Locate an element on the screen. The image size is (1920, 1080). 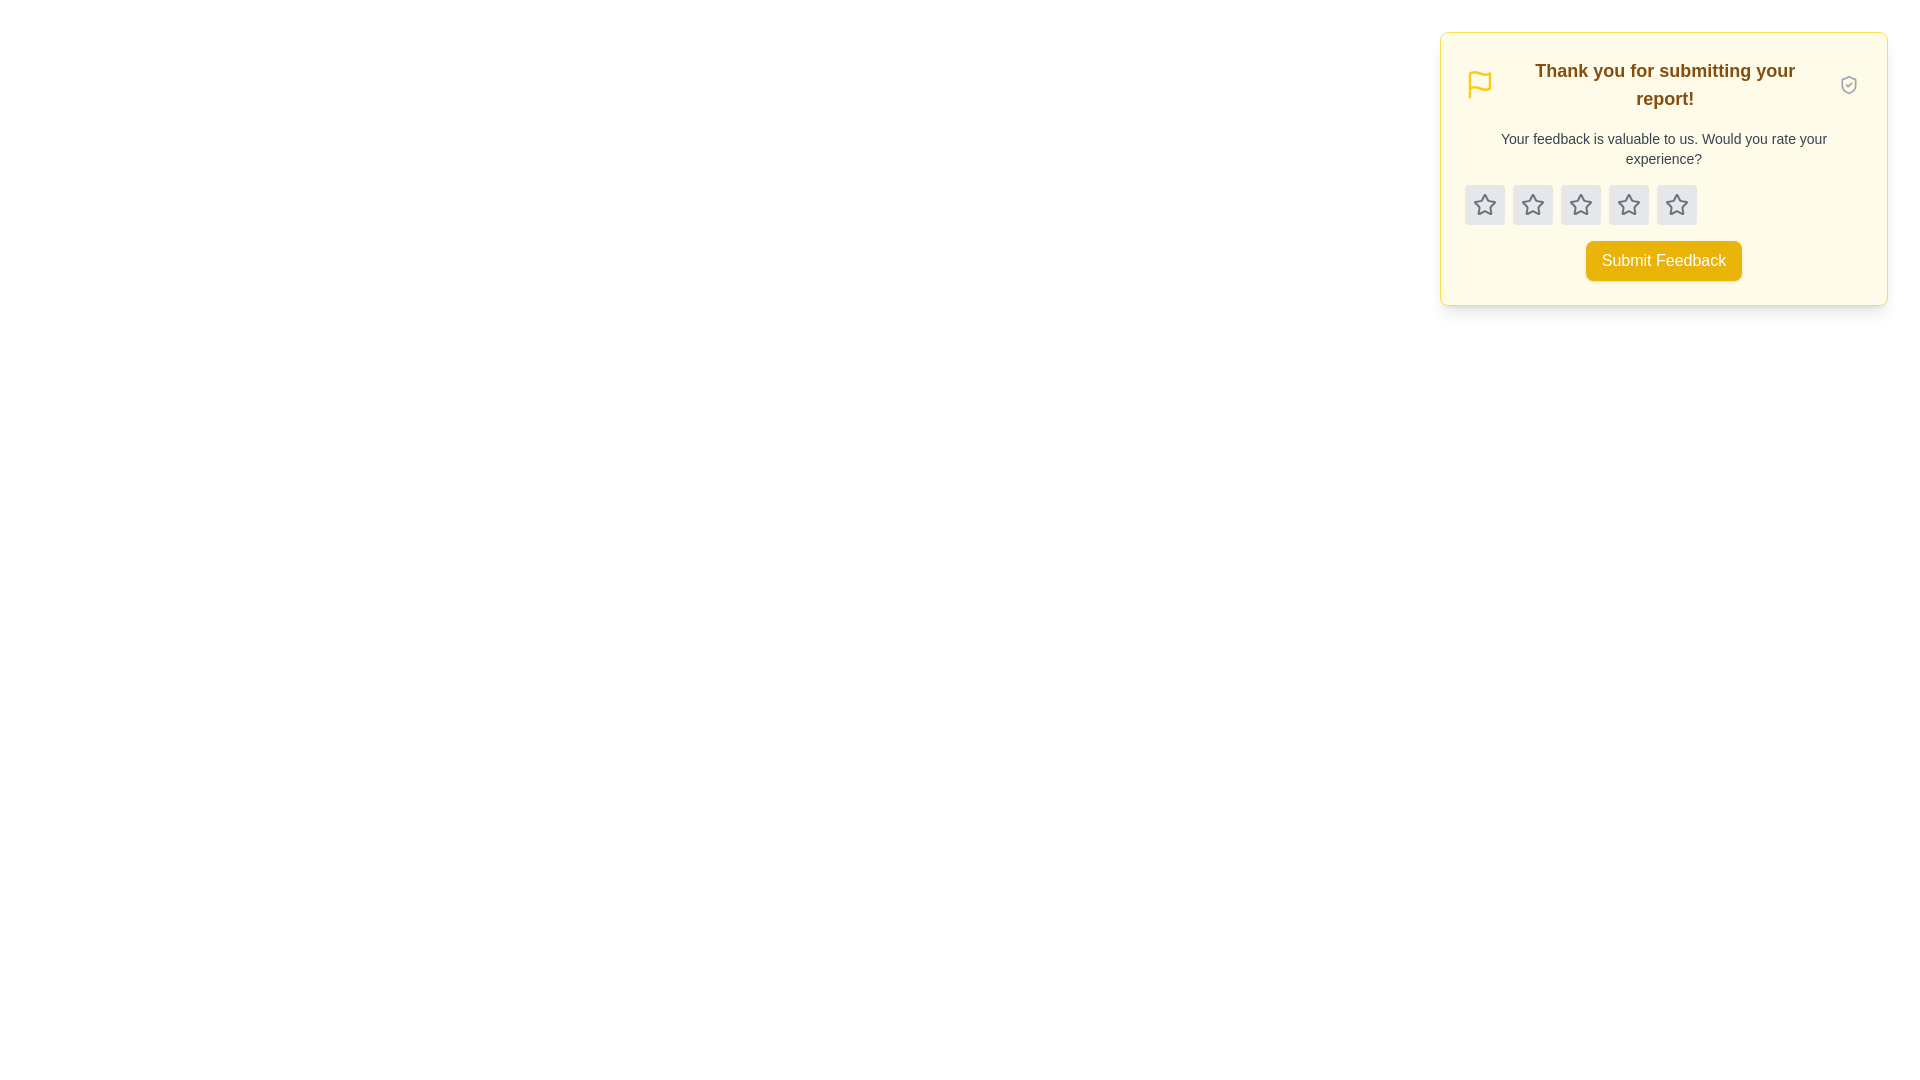
the close button to hide the notification is located at coordinates (1847, 83).